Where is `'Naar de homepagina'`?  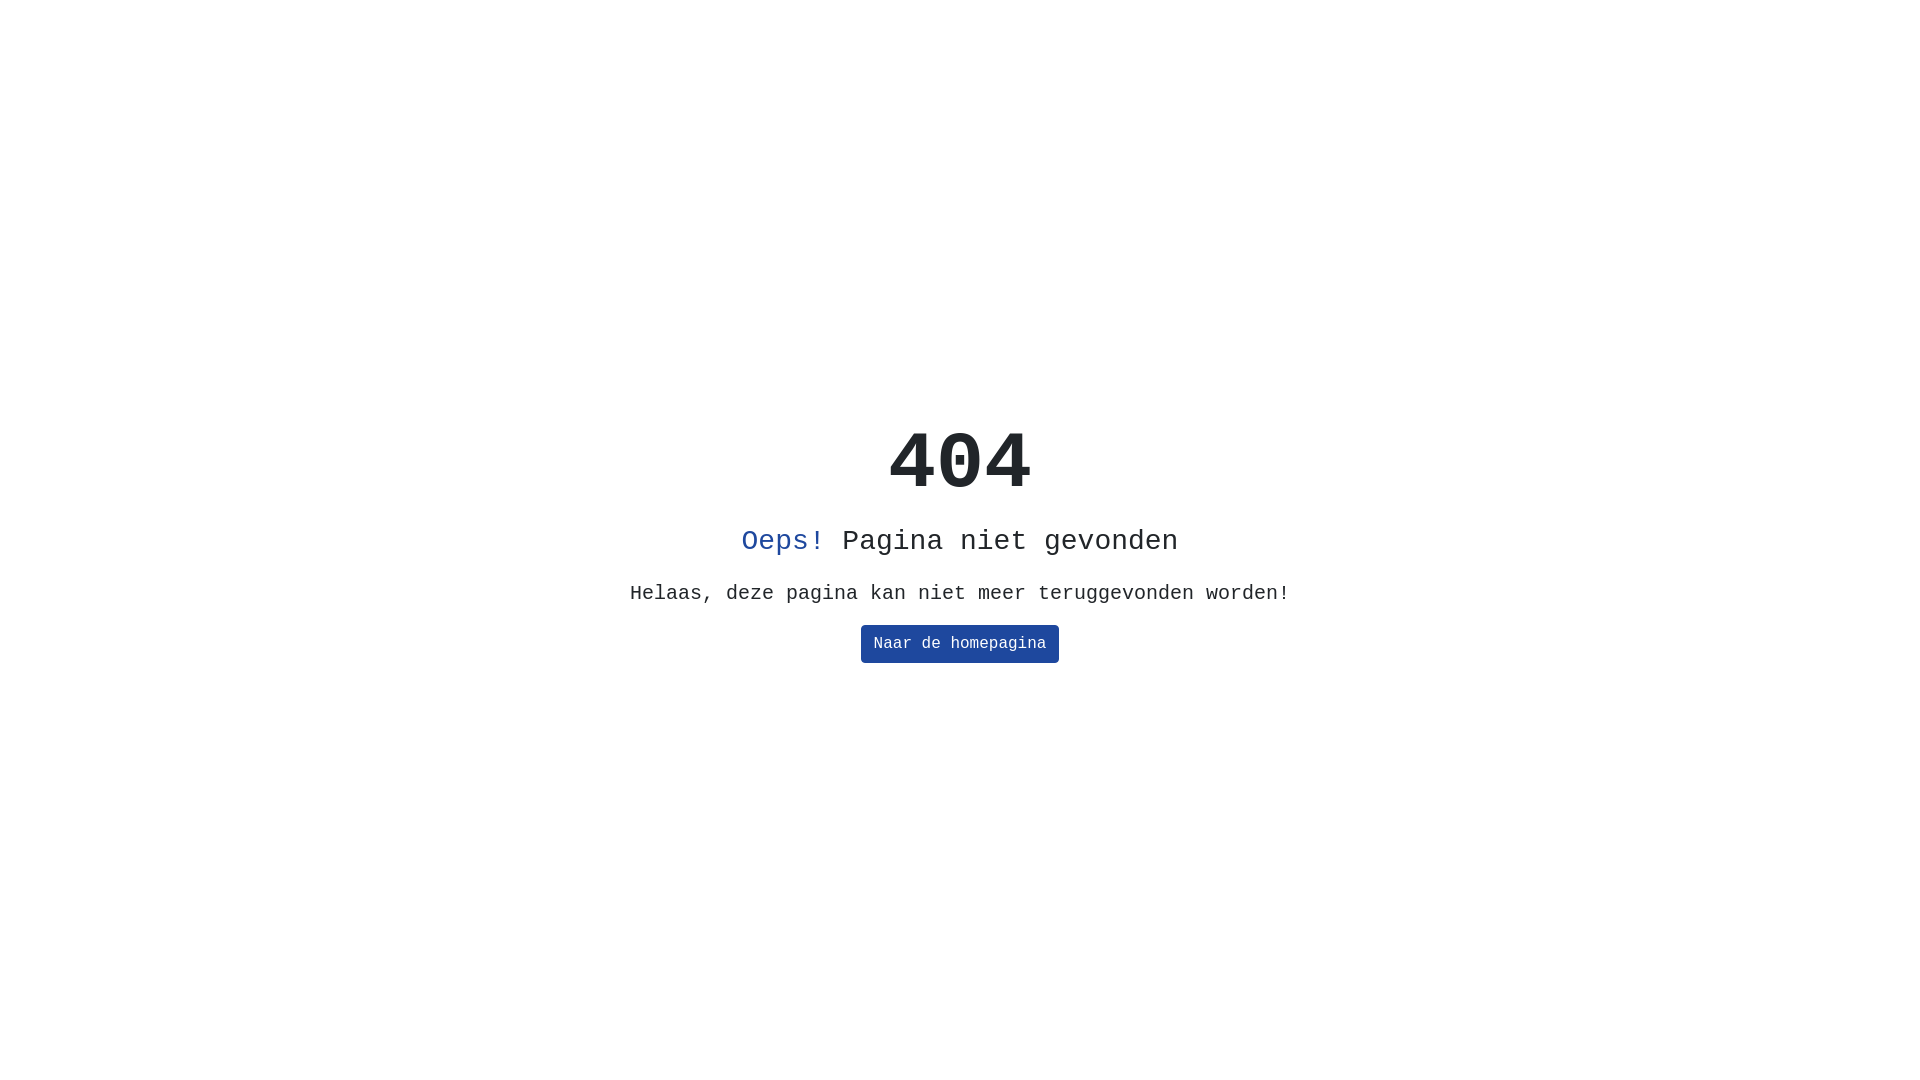
'Naar de homepagina' is located at coordinates (860, 644).